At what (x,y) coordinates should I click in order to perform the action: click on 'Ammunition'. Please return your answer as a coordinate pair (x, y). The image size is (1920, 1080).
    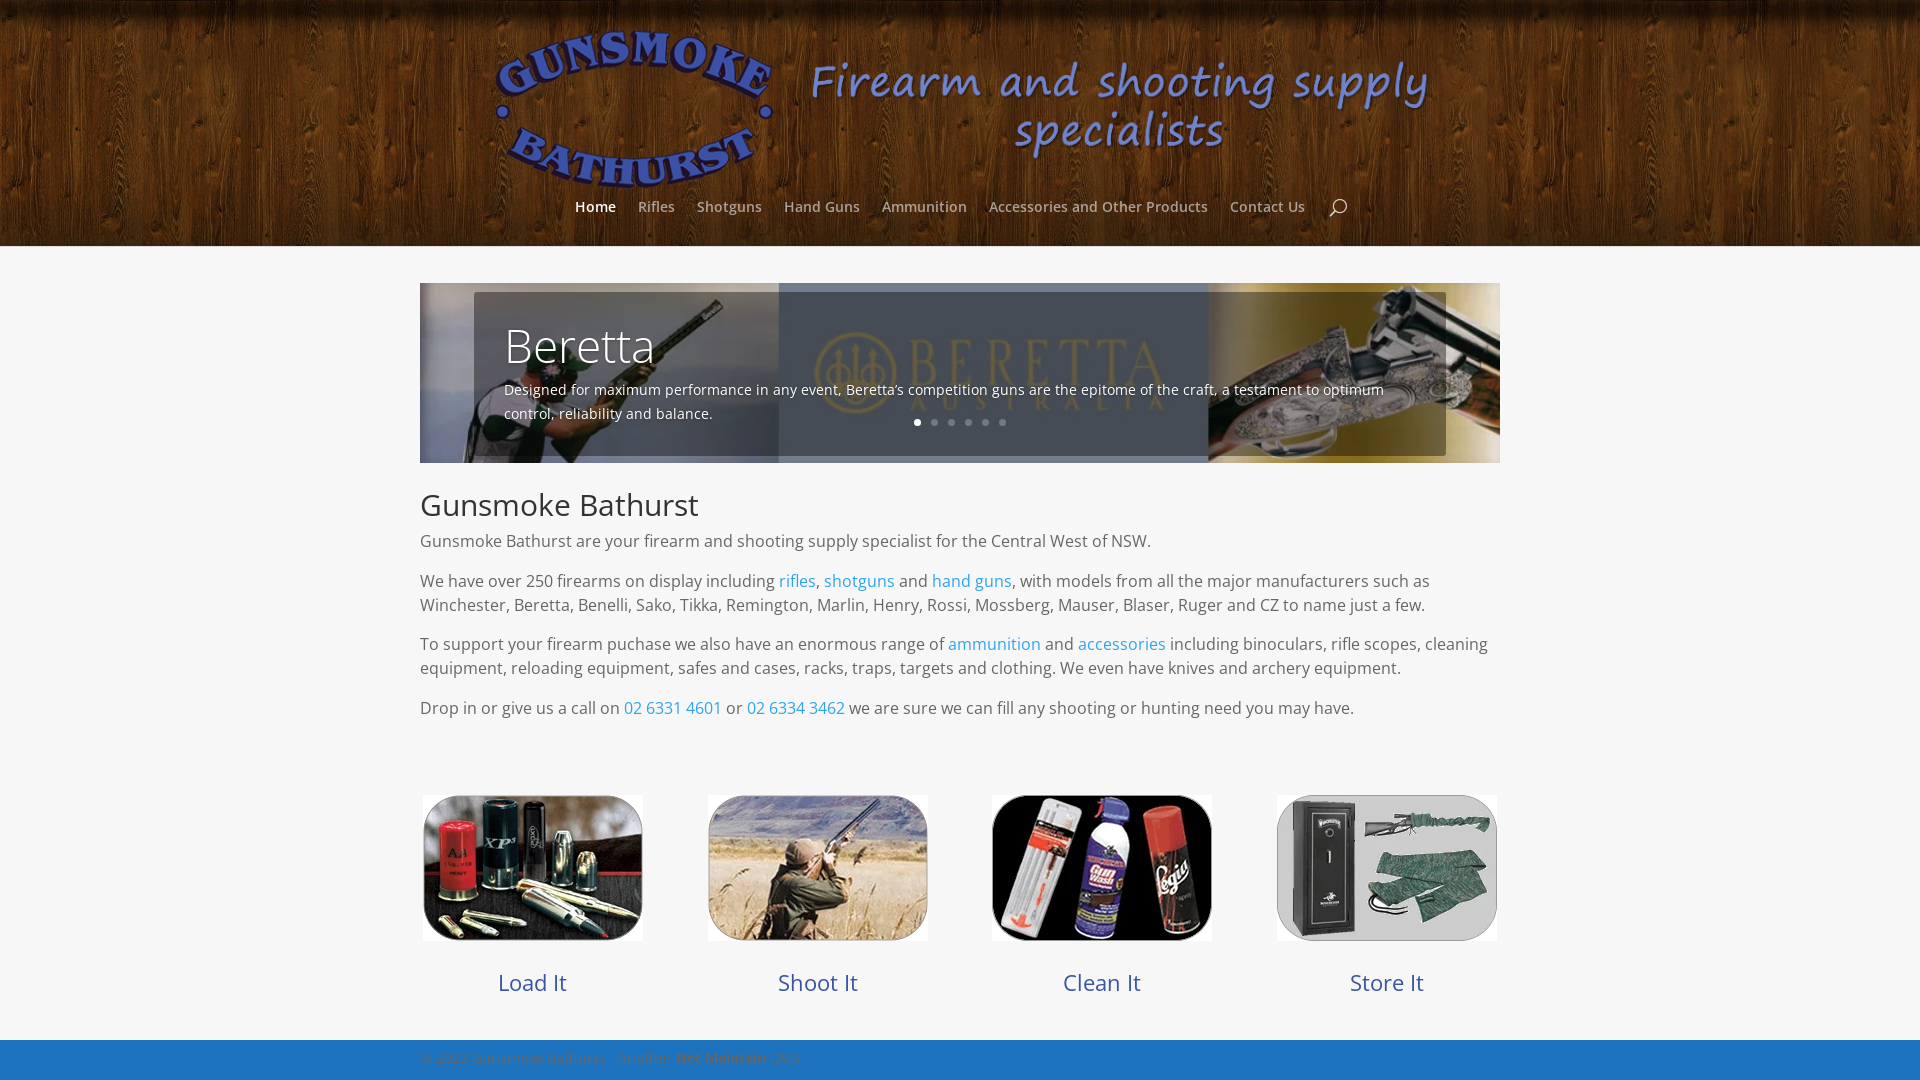
    Looking at the image, I should click on (923, 223).